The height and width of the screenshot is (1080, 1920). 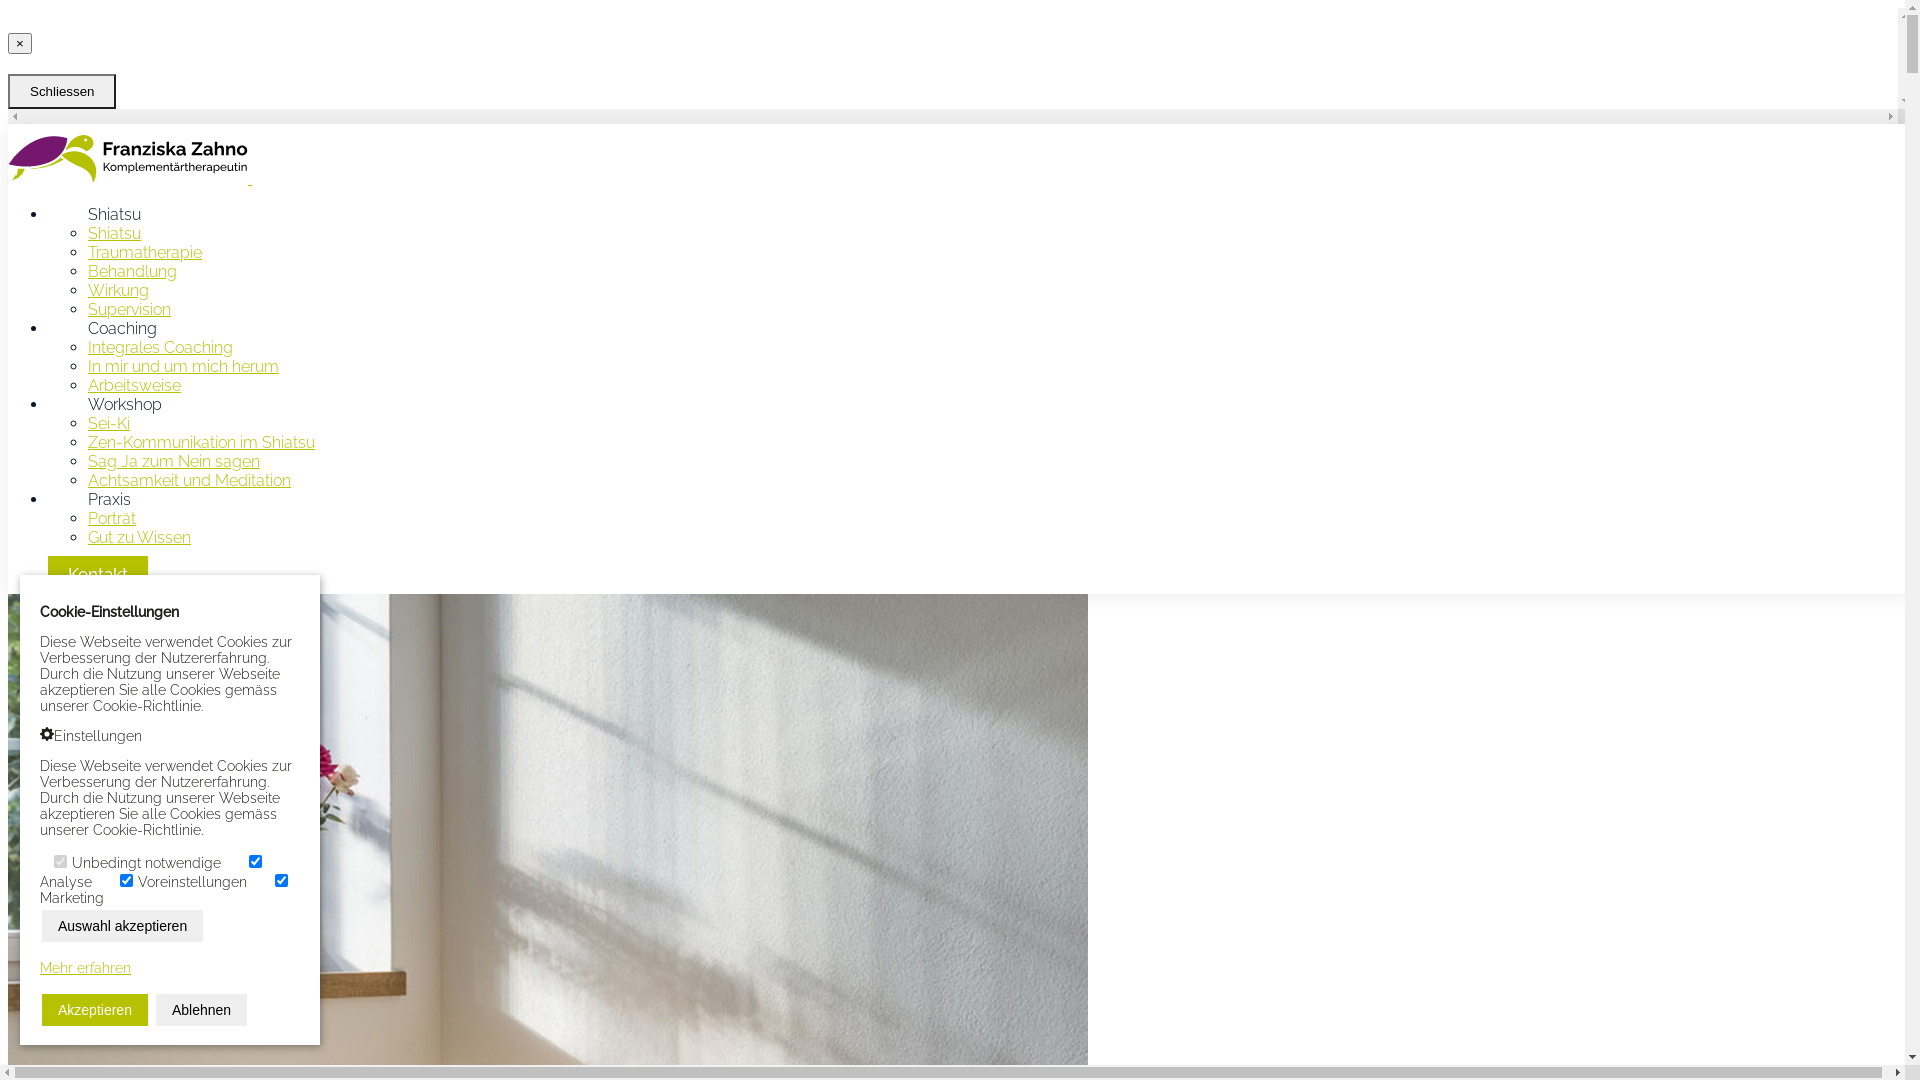 I want to click on 'Auswahl akzeptieren', so click(x=42, y=925).